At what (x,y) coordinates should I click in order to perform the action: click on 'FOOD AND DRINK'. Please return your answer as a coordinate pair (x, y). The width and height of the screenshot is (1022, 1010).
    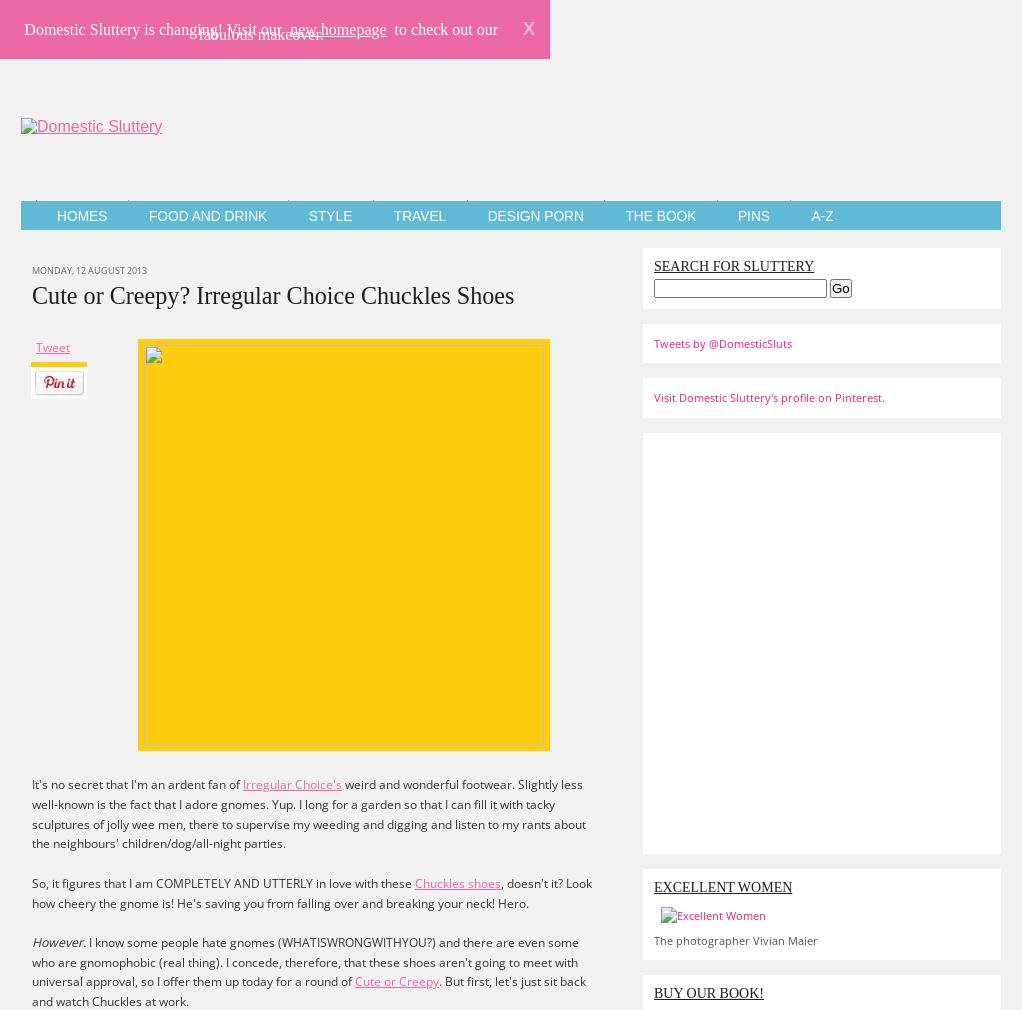
    Looking at the image, I should click on (207, 215).